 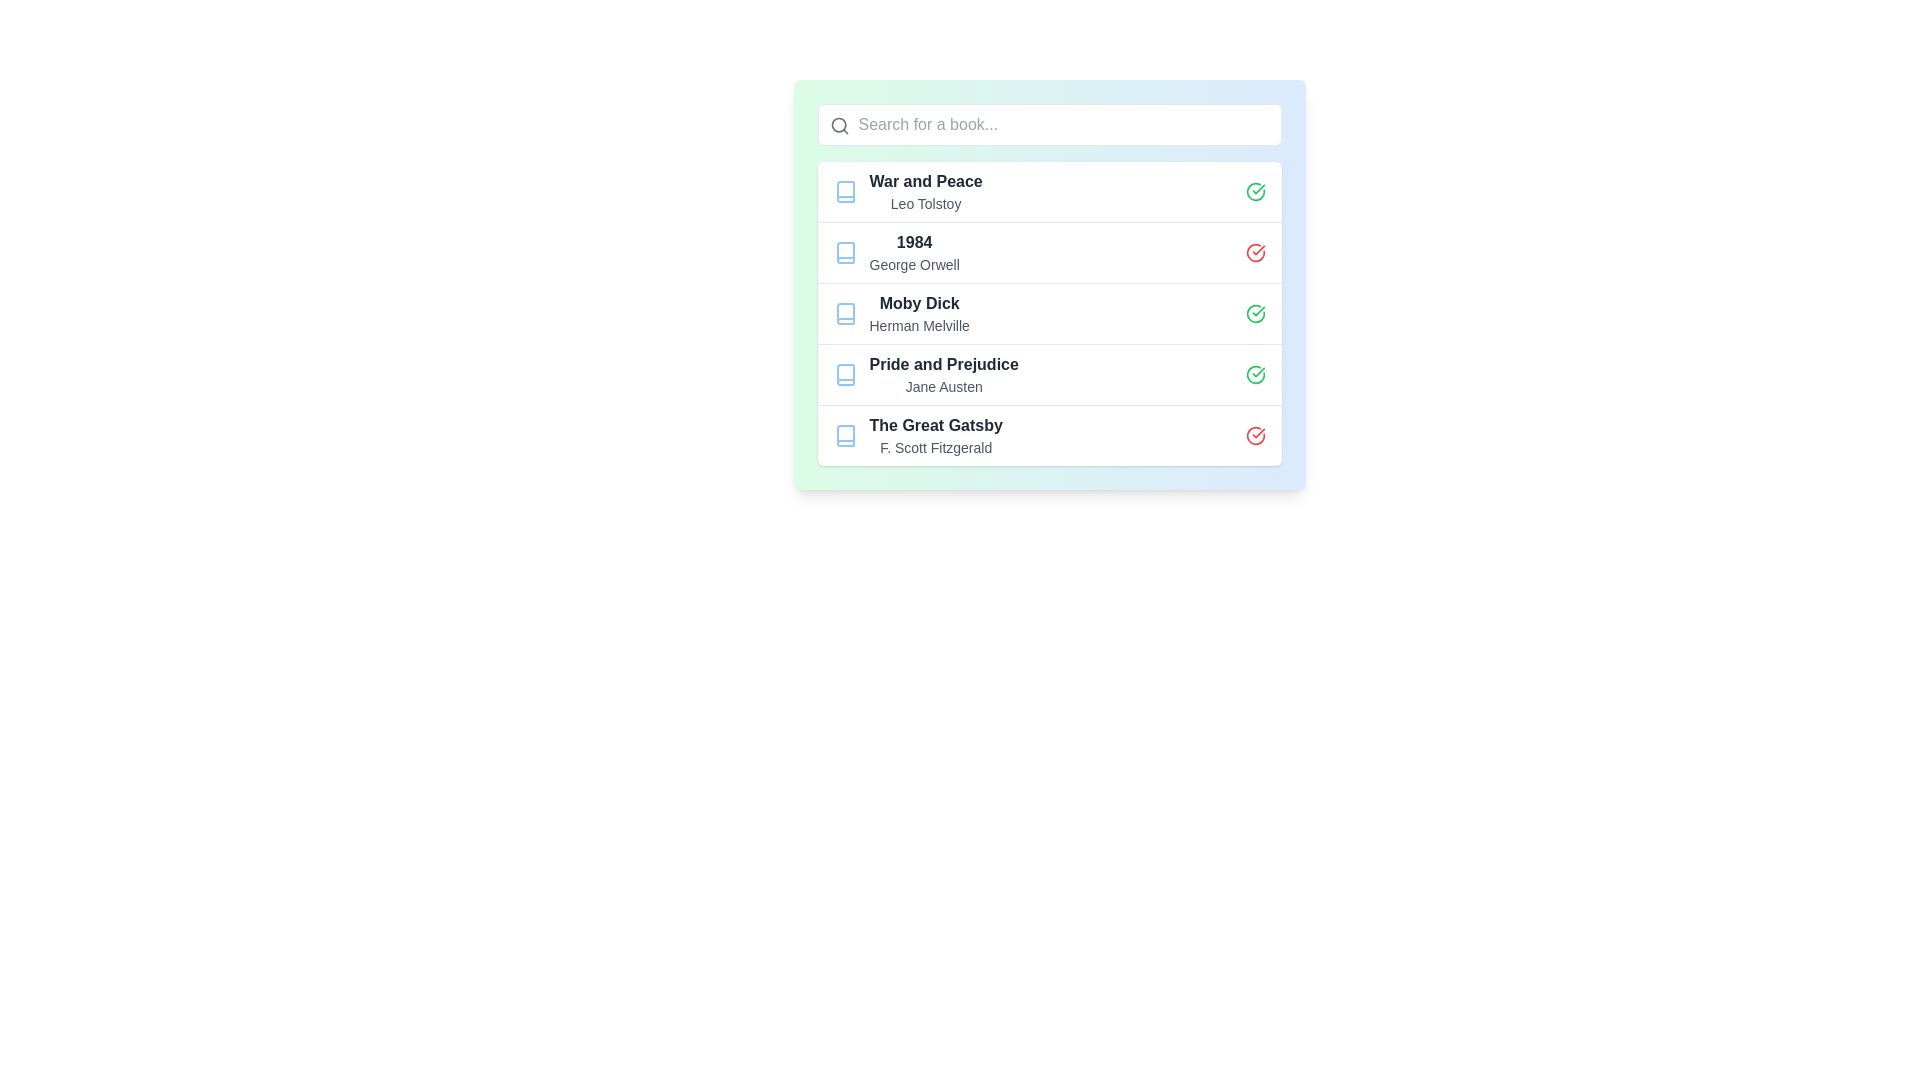 I want to click on the book icon representing 'Pride and Prejudice', which is the fourth item in a vertical list of books, so click(x=845, y=374).